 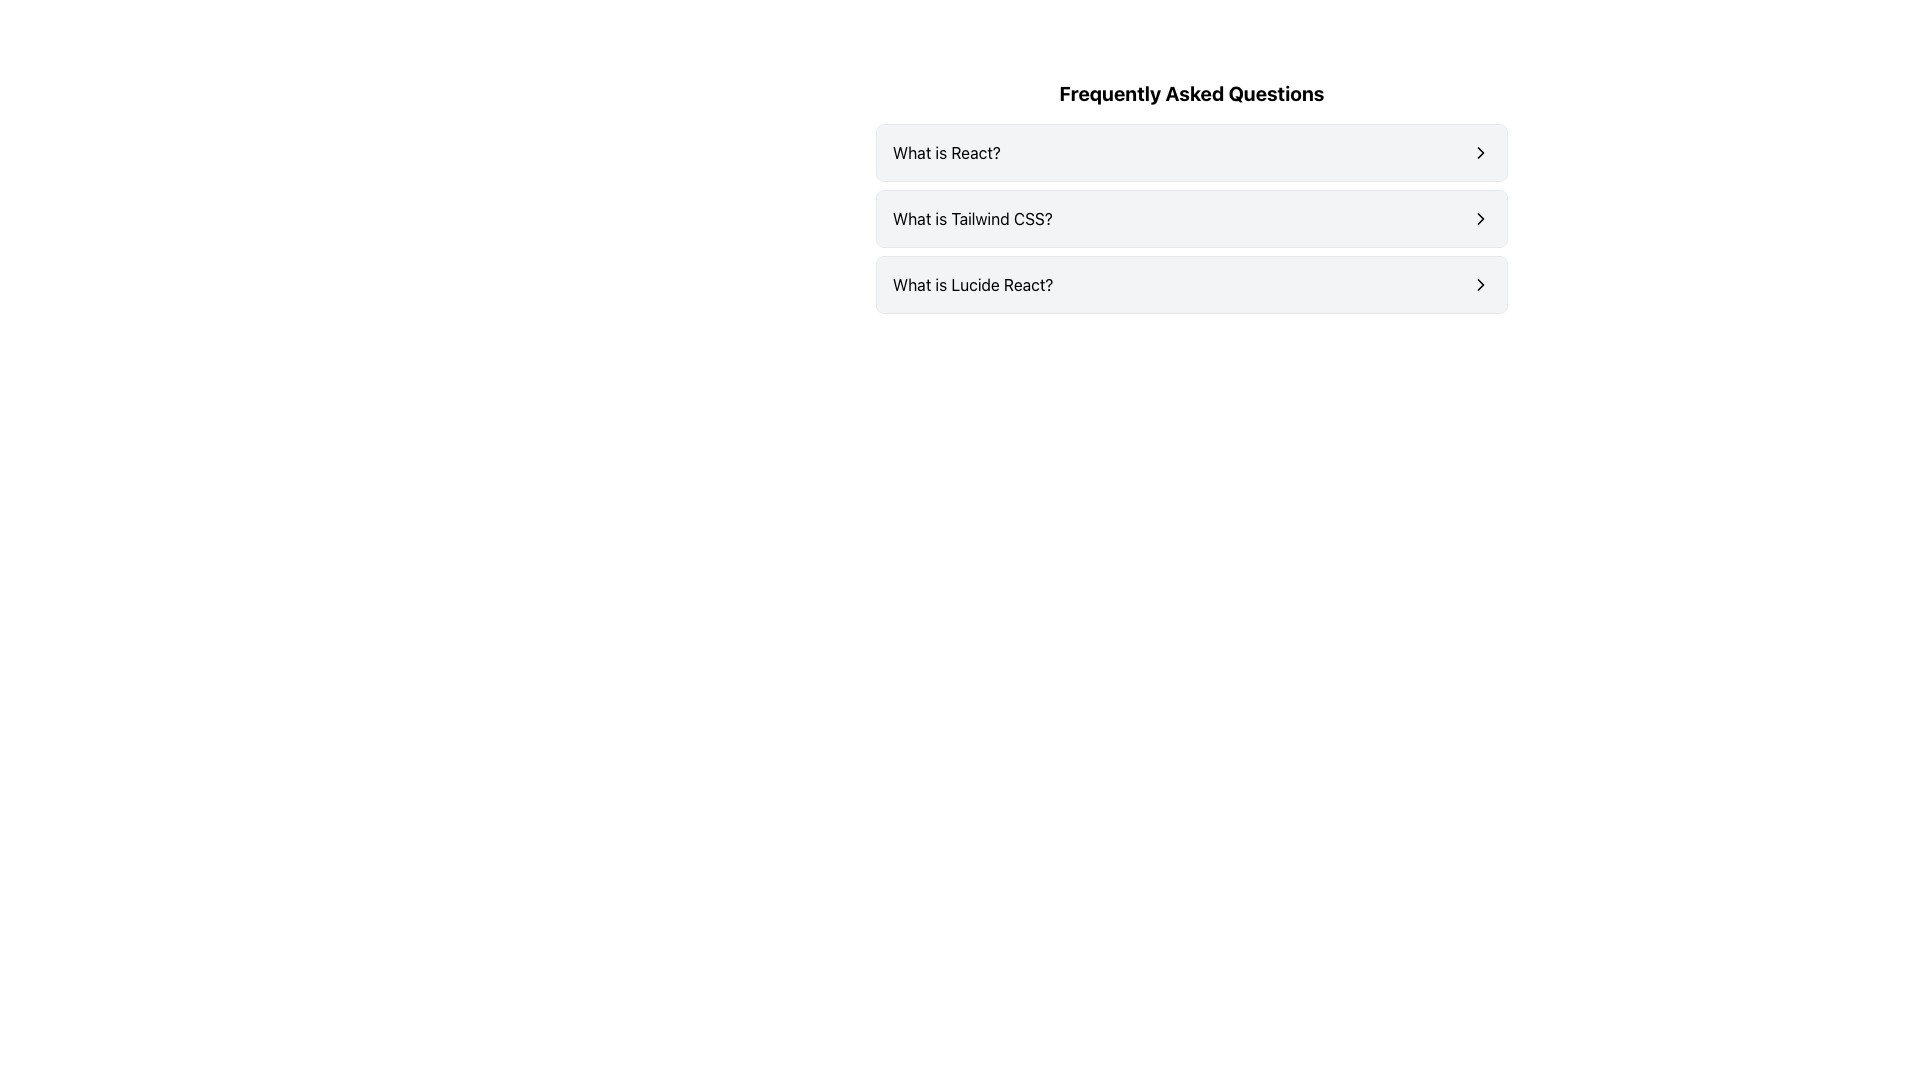 What do you see at coordinates (1191, 285) in the screenshot?
I see `the interactive list item at the center coordinates` at bounding box center [1191, 285].